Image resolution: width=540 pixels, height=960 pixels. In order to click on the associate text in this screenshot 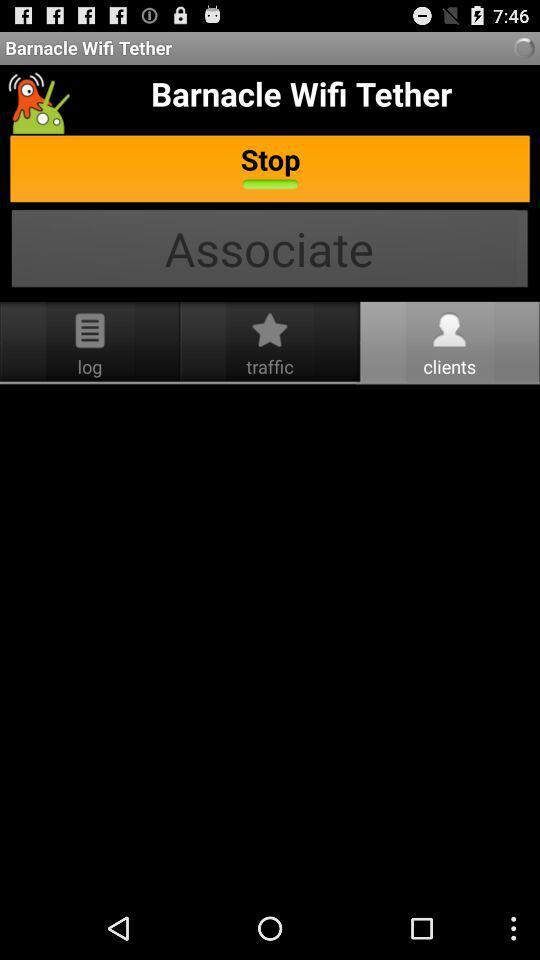, I will do `click(270, 250)`.